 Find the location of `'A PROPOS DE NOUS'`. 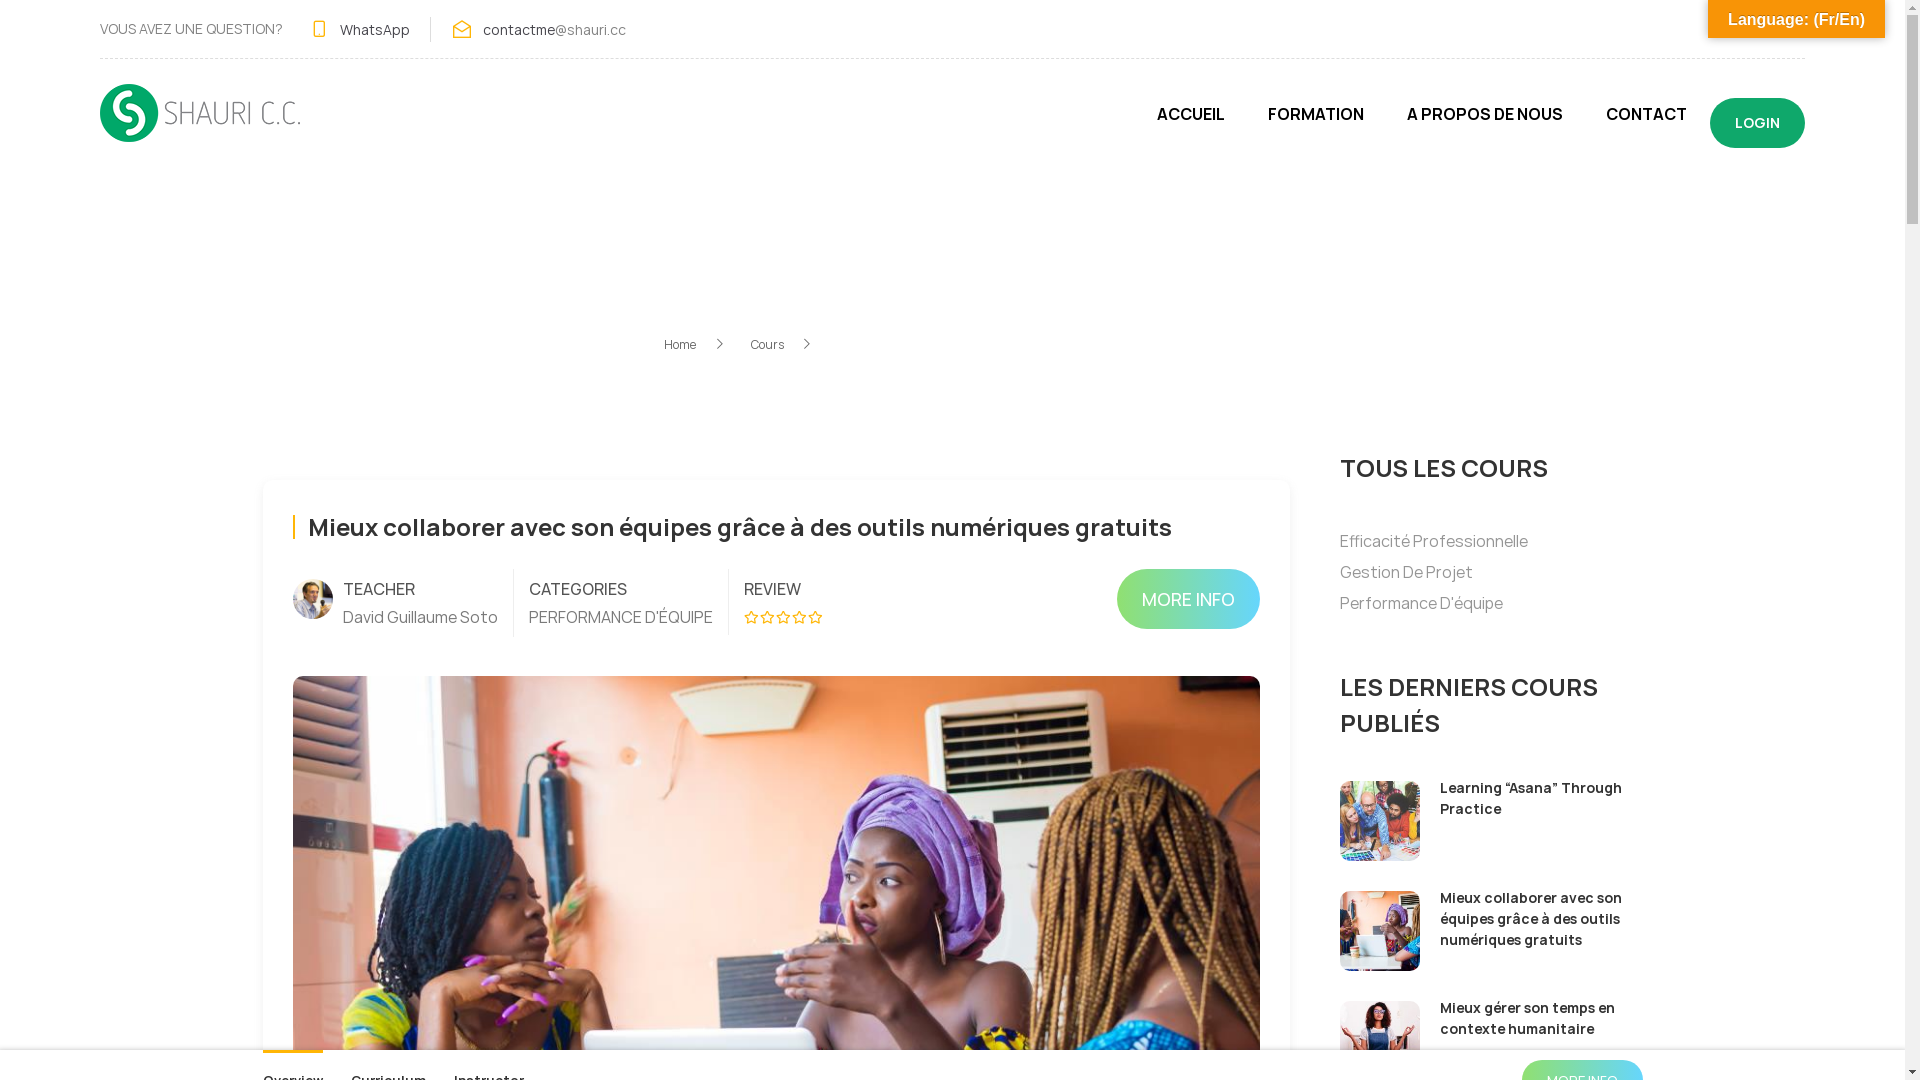

'A PROPOS DE NOUS' is located at coordinates (1484, 123).